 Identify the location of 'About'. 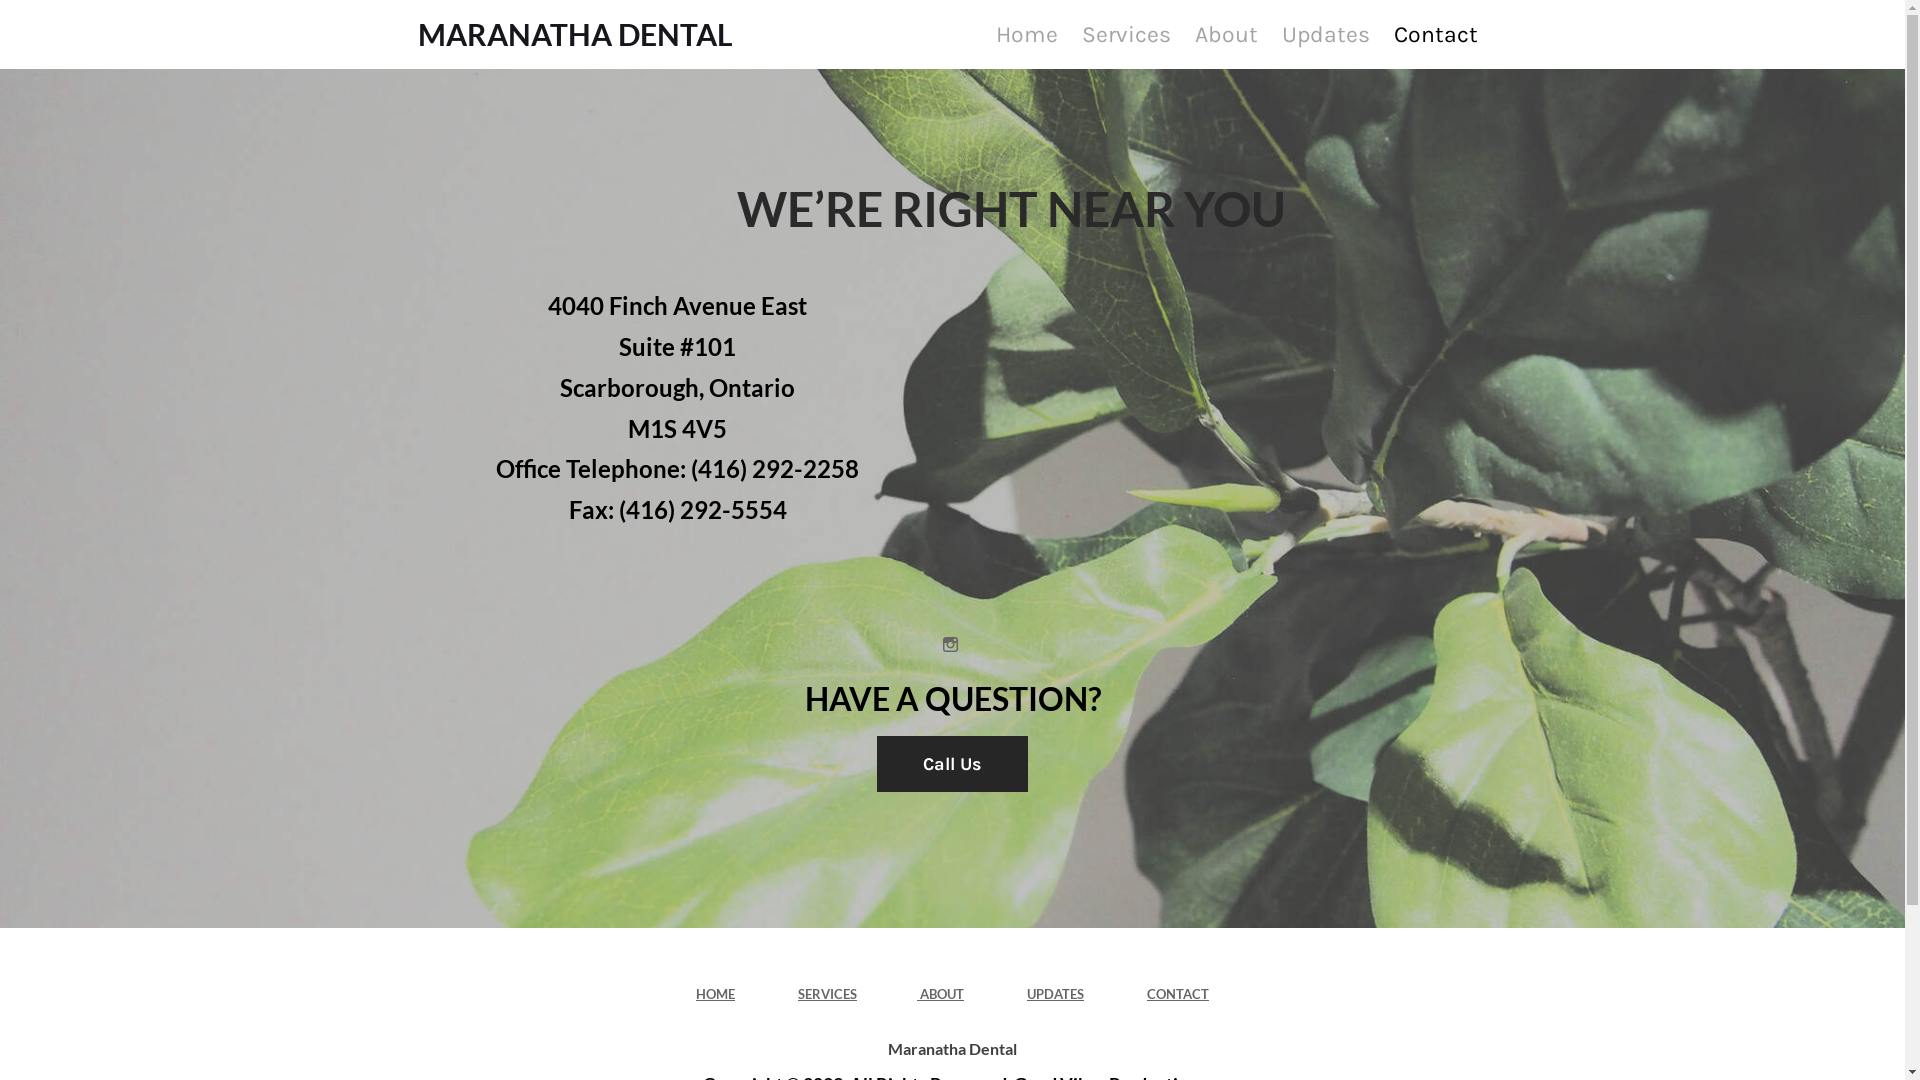
(1225, 34).